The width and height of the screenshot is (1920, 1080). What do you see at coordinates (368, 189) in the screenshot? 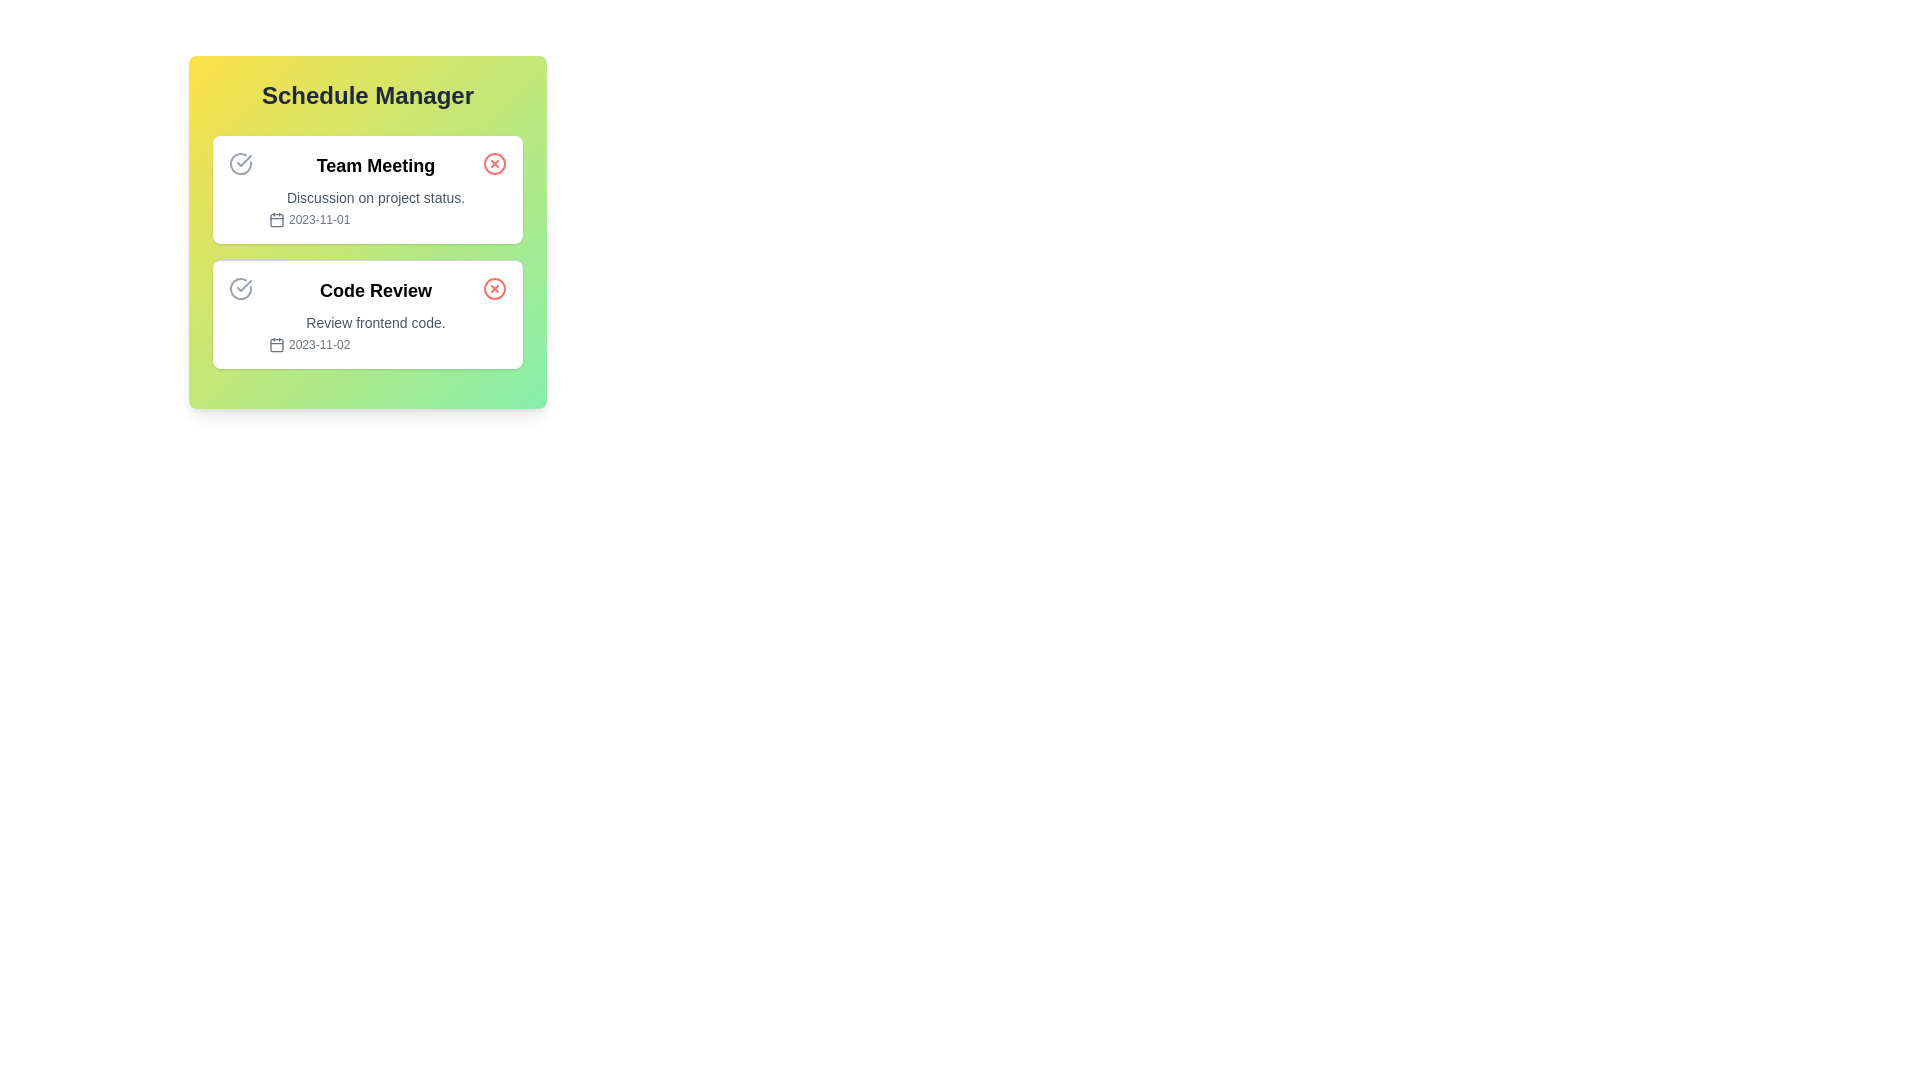
I see `the first card in the Schedule Manager, which displays meeting details and associated actions` at bounding box center [368, 189].